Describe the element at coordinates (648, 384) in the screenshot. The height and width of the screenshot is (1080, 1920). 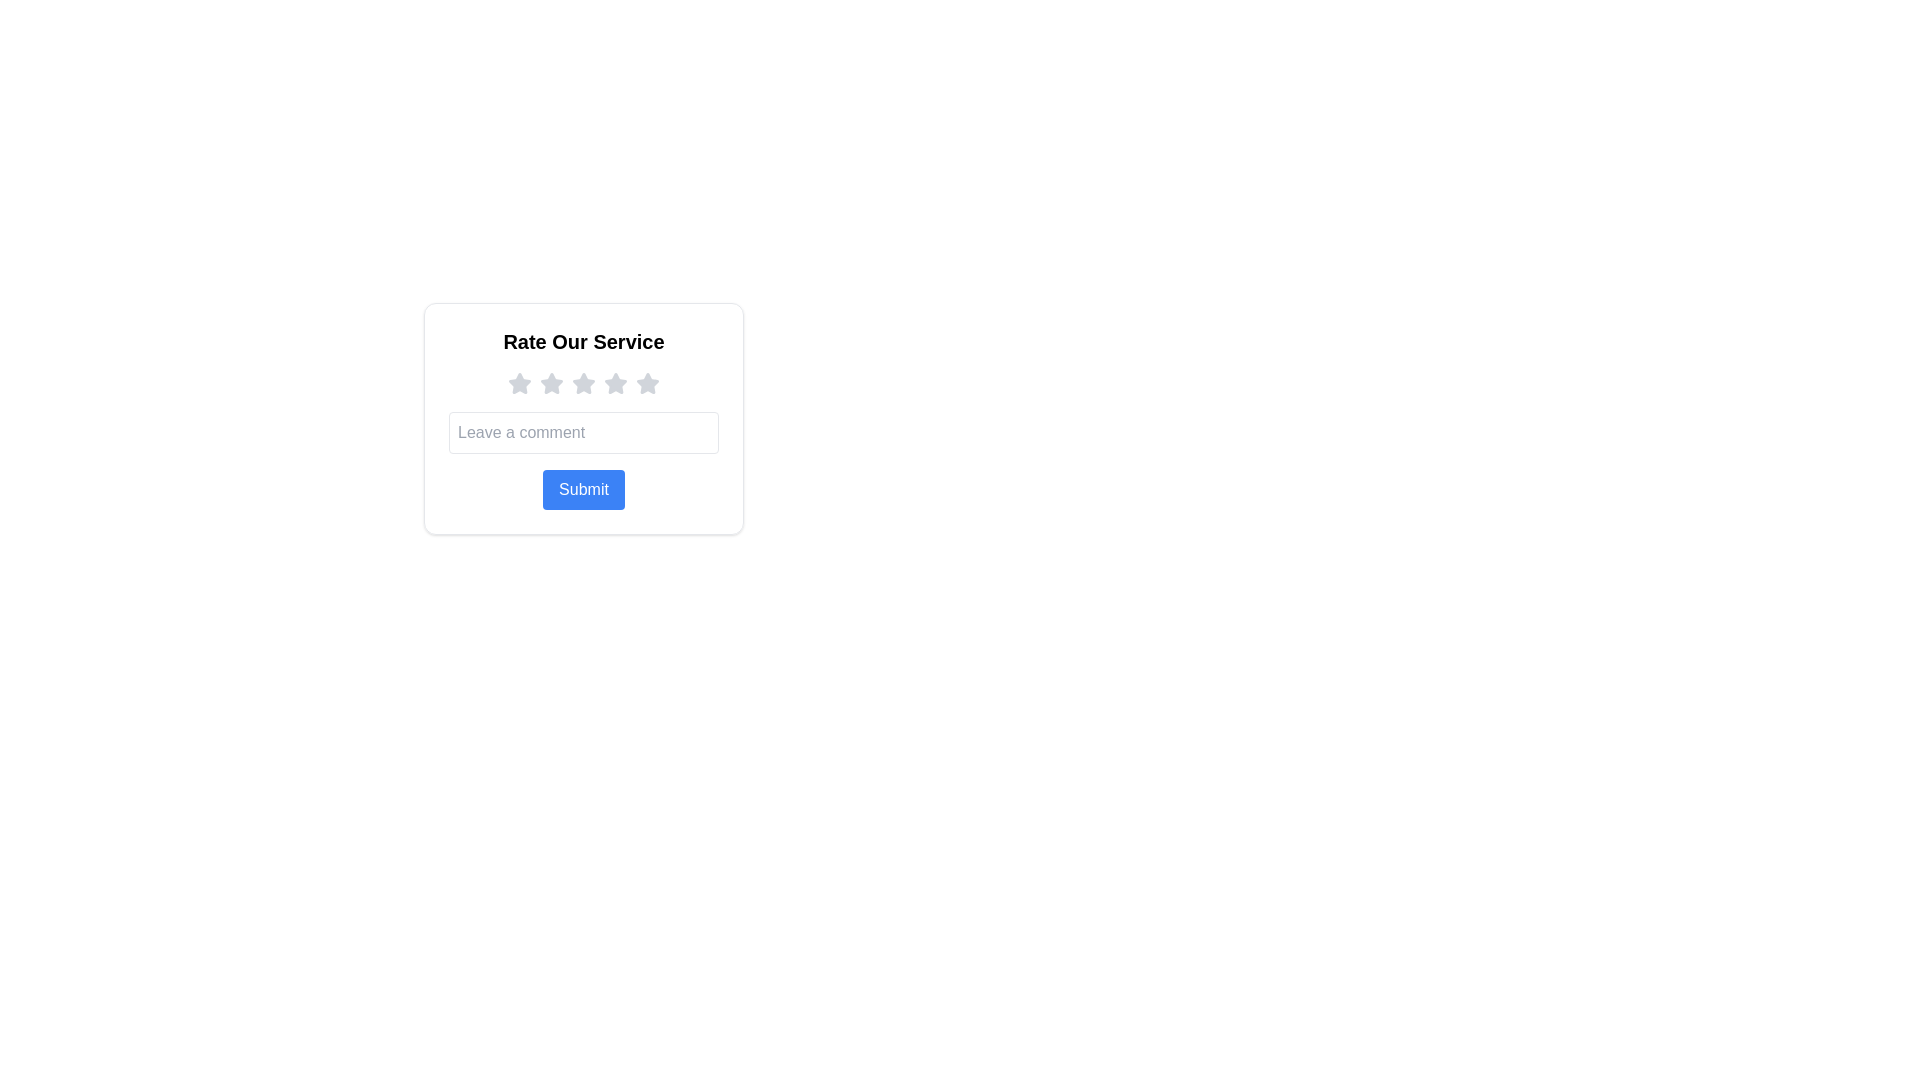
I see `the fifth star in the interactive rating bar` at that location.